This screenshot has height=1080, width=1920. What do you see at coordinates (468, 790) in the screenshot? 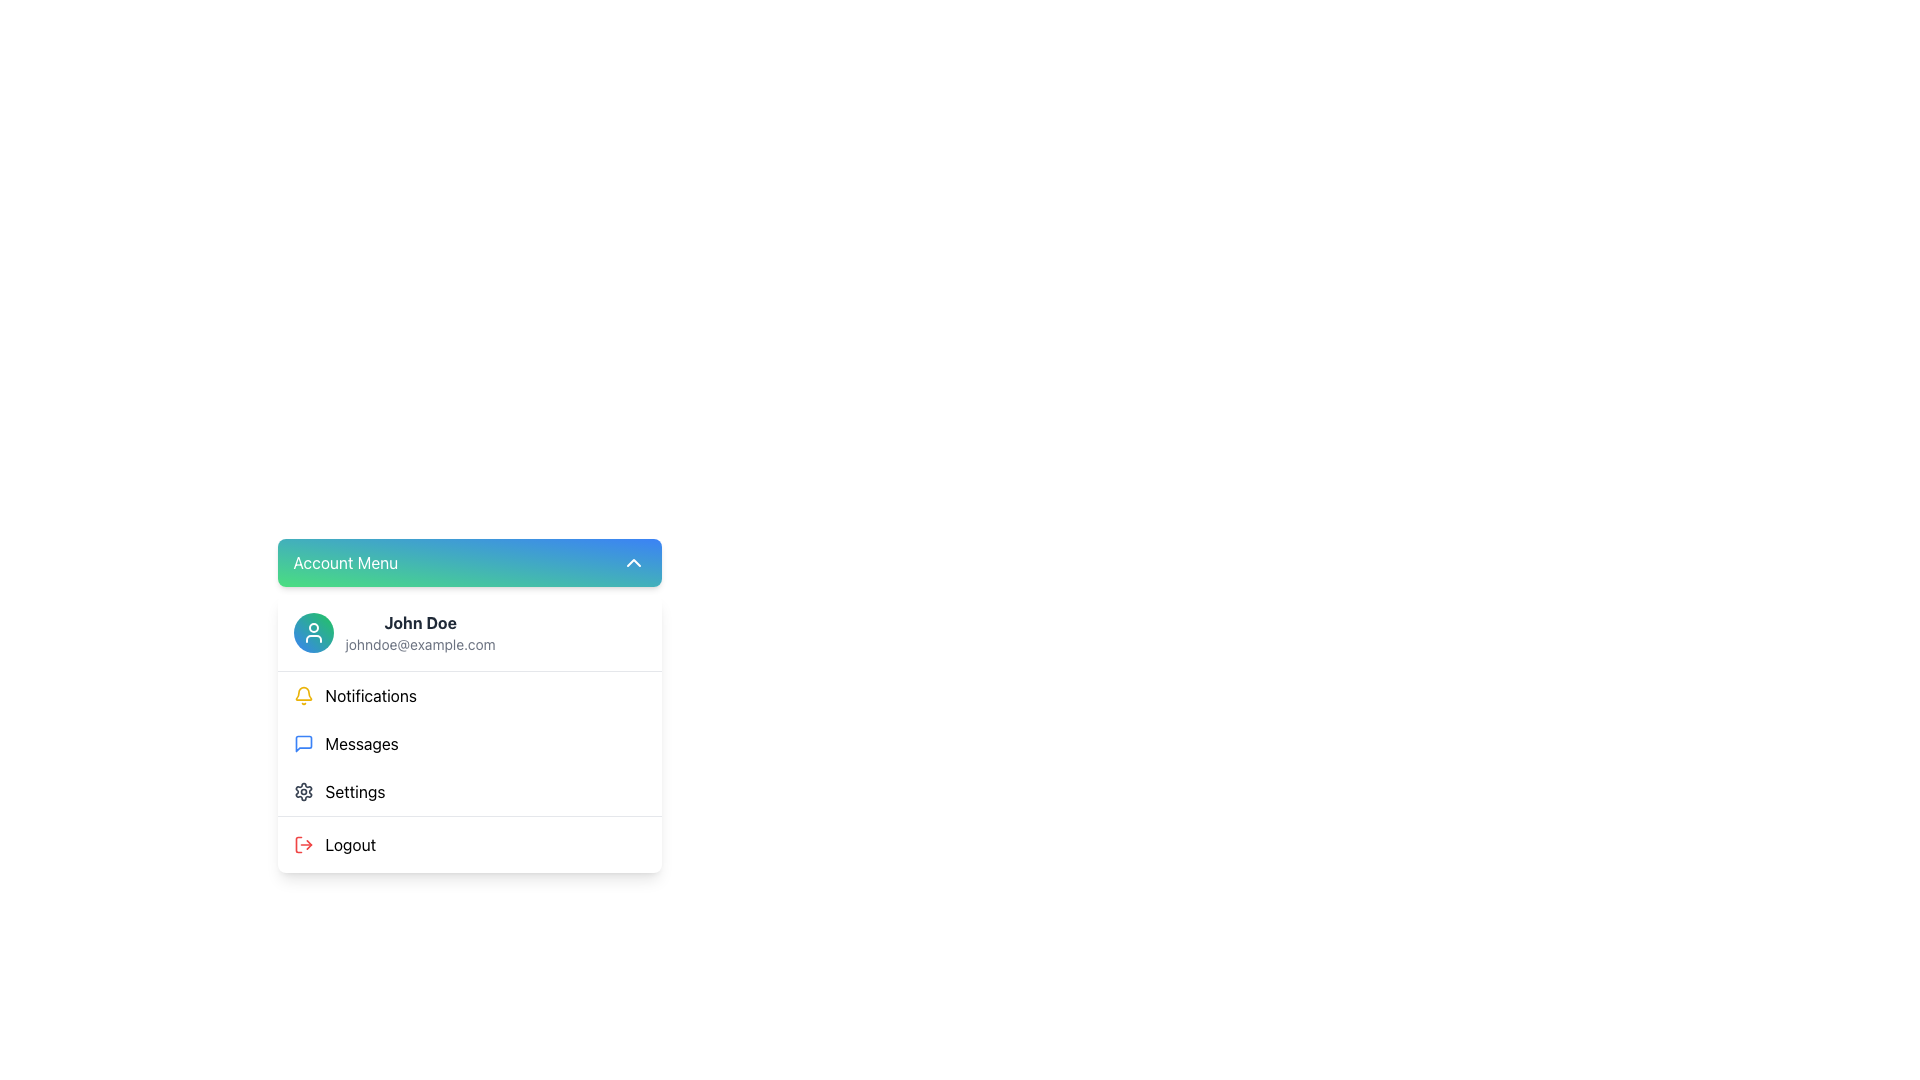
I see `the 'Settings' menu item, which is the third item in a vertical list, located between 'Messages' and 'Logout'` at bounding box center [468, 790].